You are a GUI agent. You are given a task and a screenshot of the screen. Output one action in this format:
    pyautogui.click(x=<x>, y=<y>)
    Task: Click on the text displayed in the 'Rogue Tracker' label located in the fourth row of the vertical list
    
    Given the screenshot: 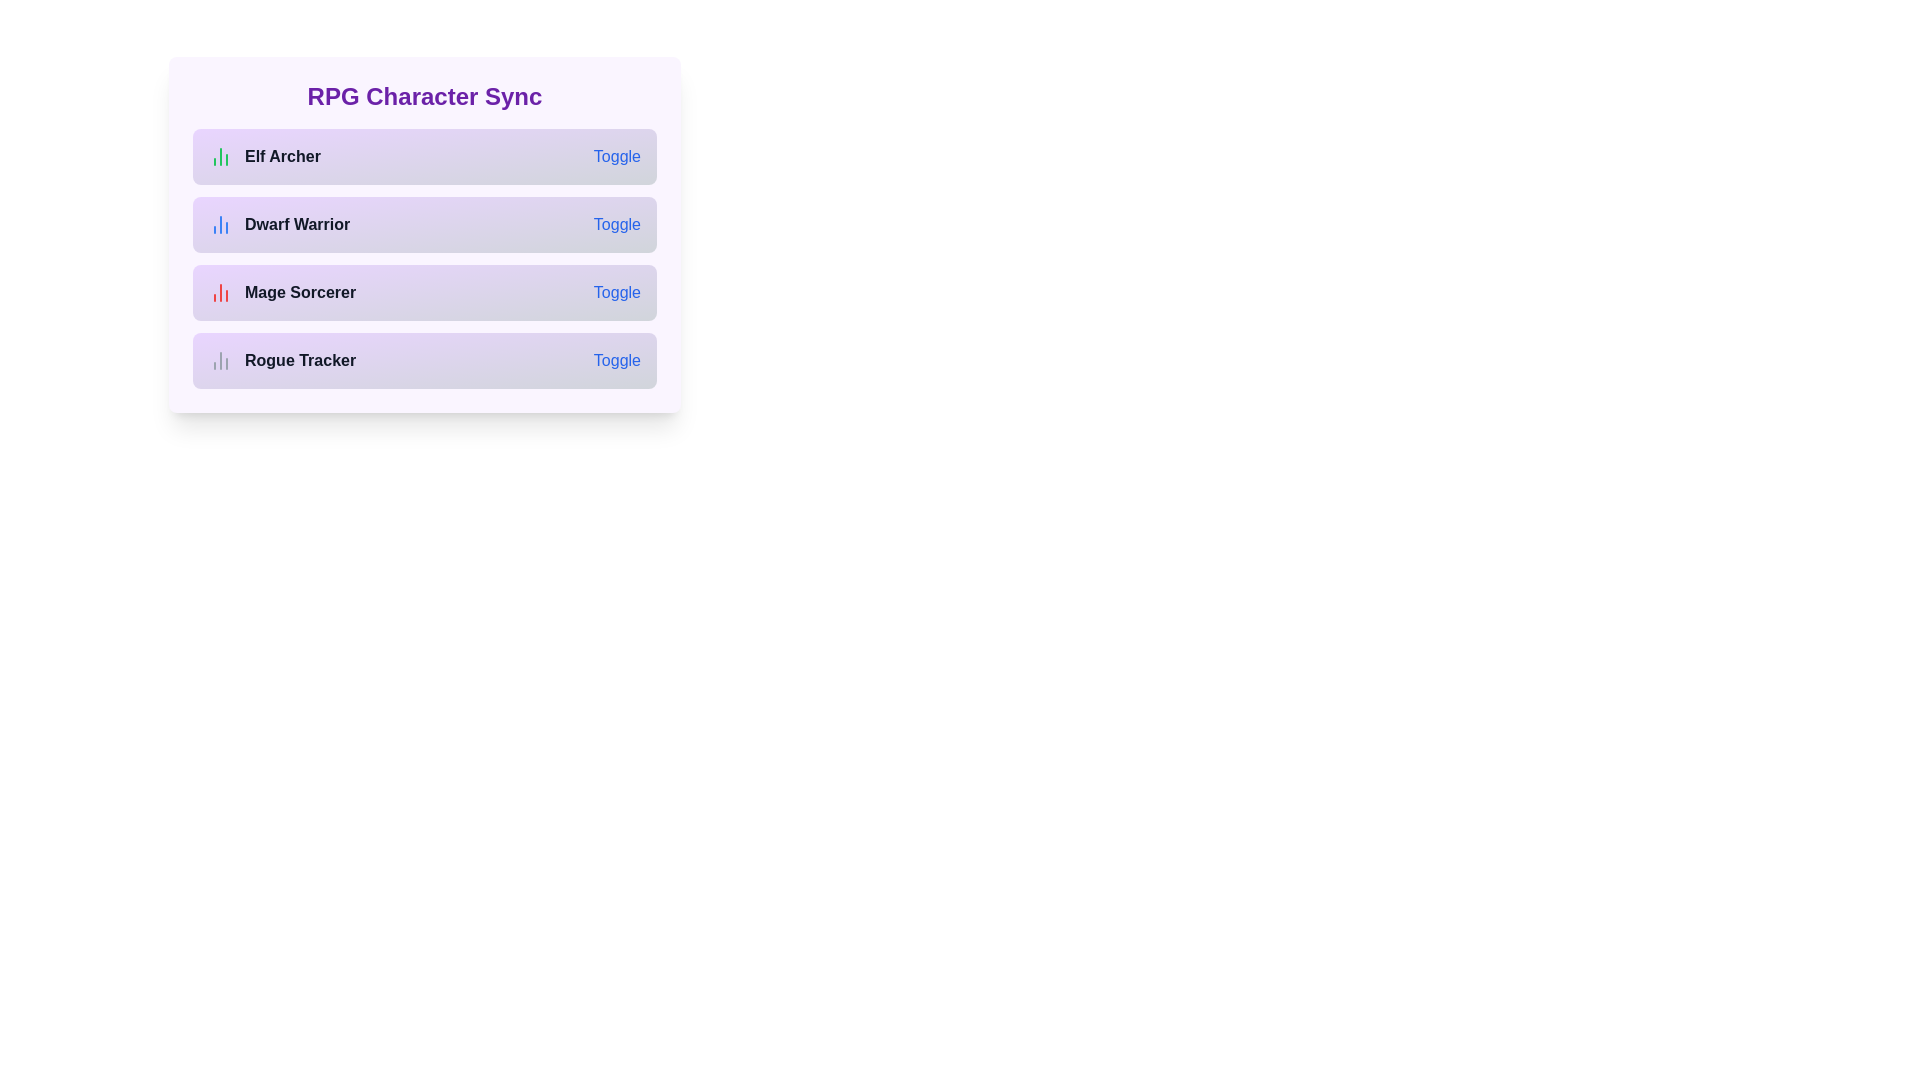 What is the action you would take?
    pyautogui.click(x=299, y=361)
    